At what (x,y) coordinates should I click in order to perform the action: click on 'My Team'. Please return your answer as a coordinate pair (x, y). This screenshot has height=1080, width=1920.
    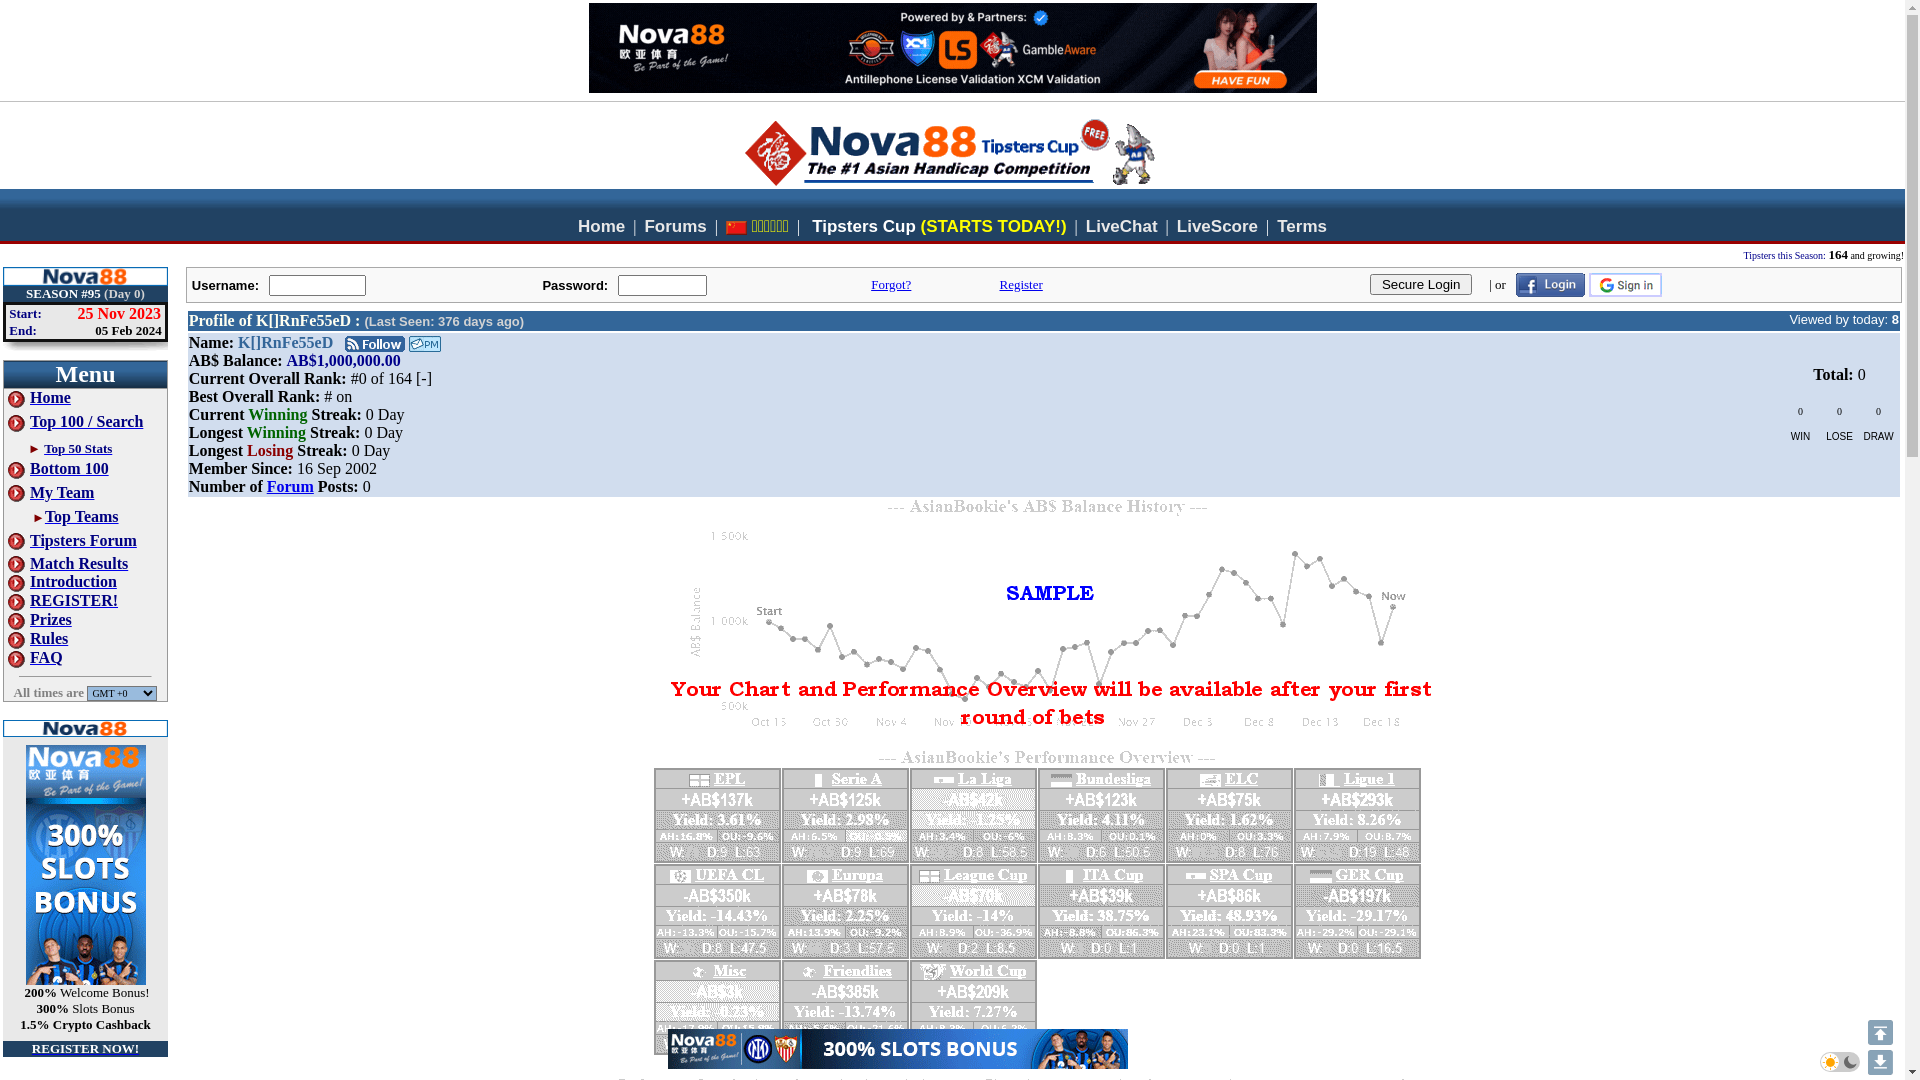
    Looking at the image, I should click on (51, 492).